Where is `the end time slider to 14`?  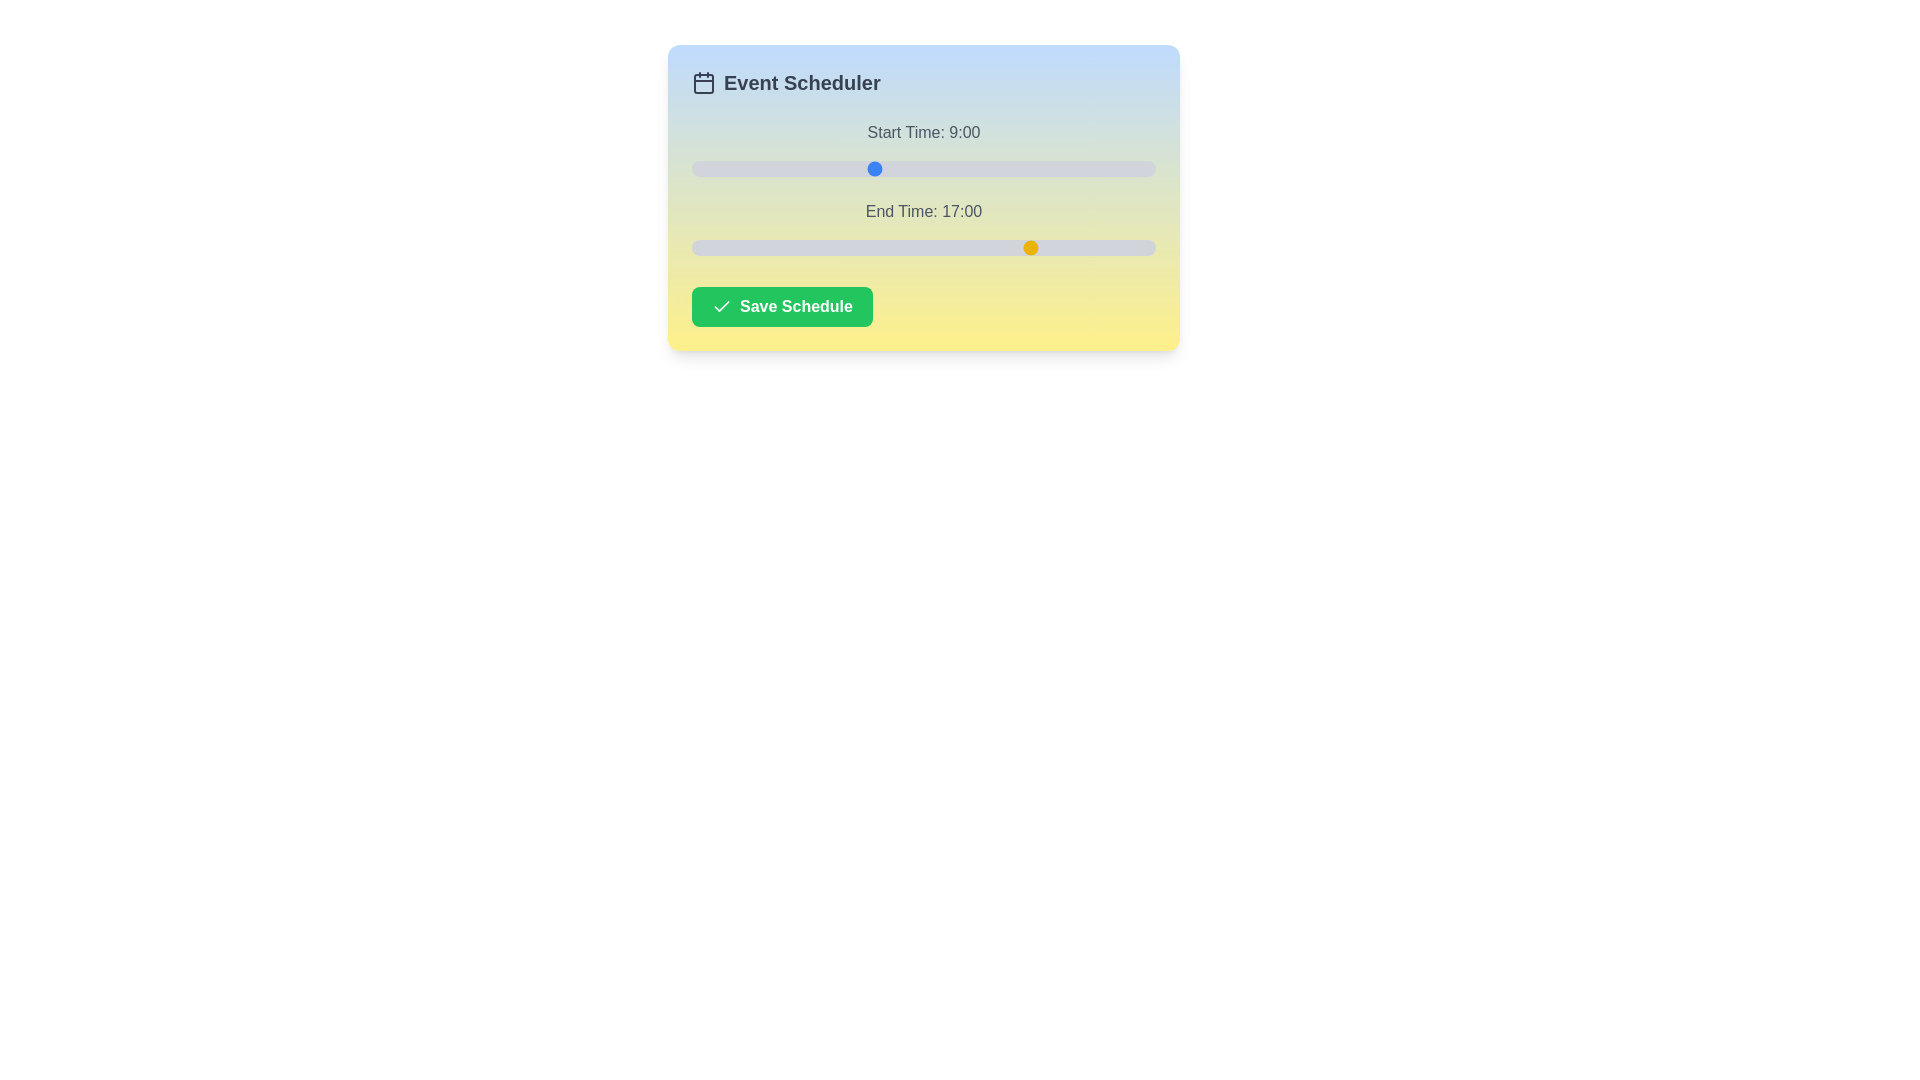
the end time slider to 14 is located at coordinates (974, 246).